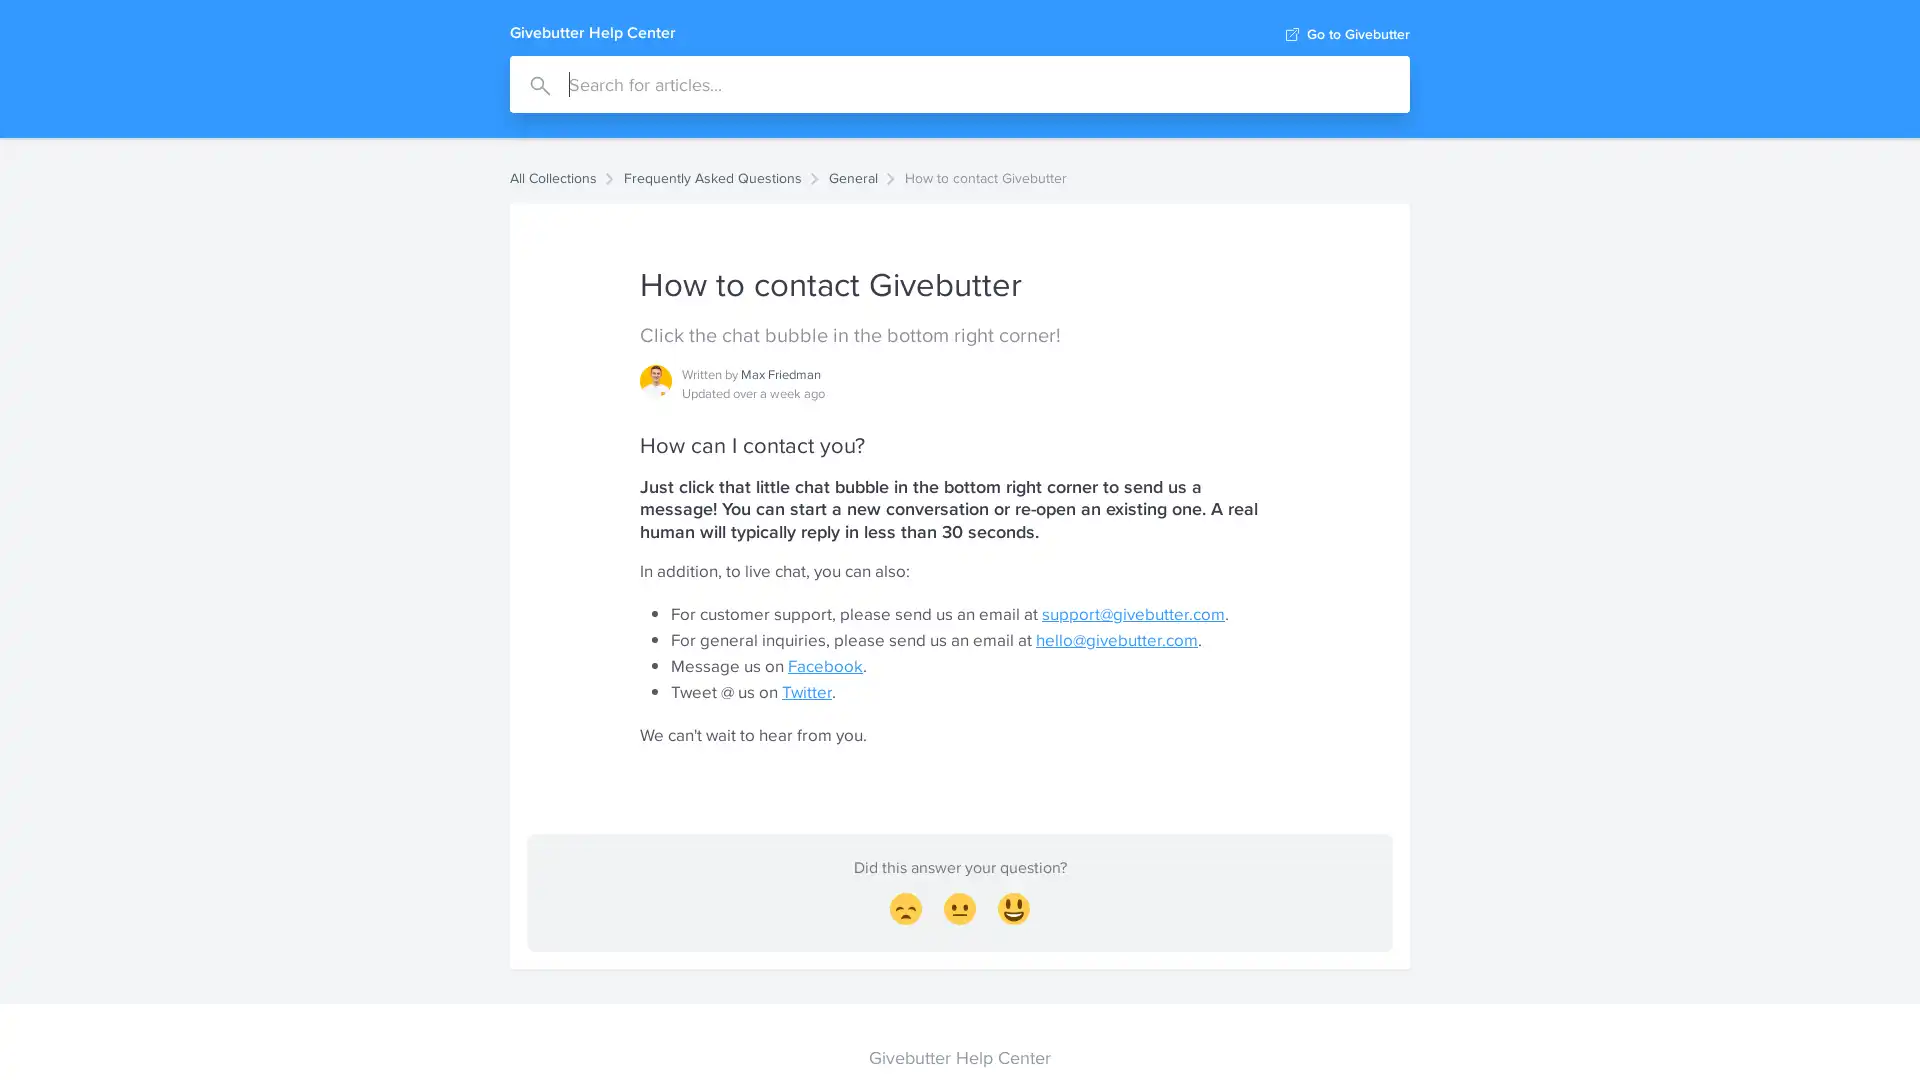 The width and height of the screenshot is (1920, 1080). Describe the element at coordinates (960, 911) in the screenshot. I see `Neutral face Reaction` at that location.